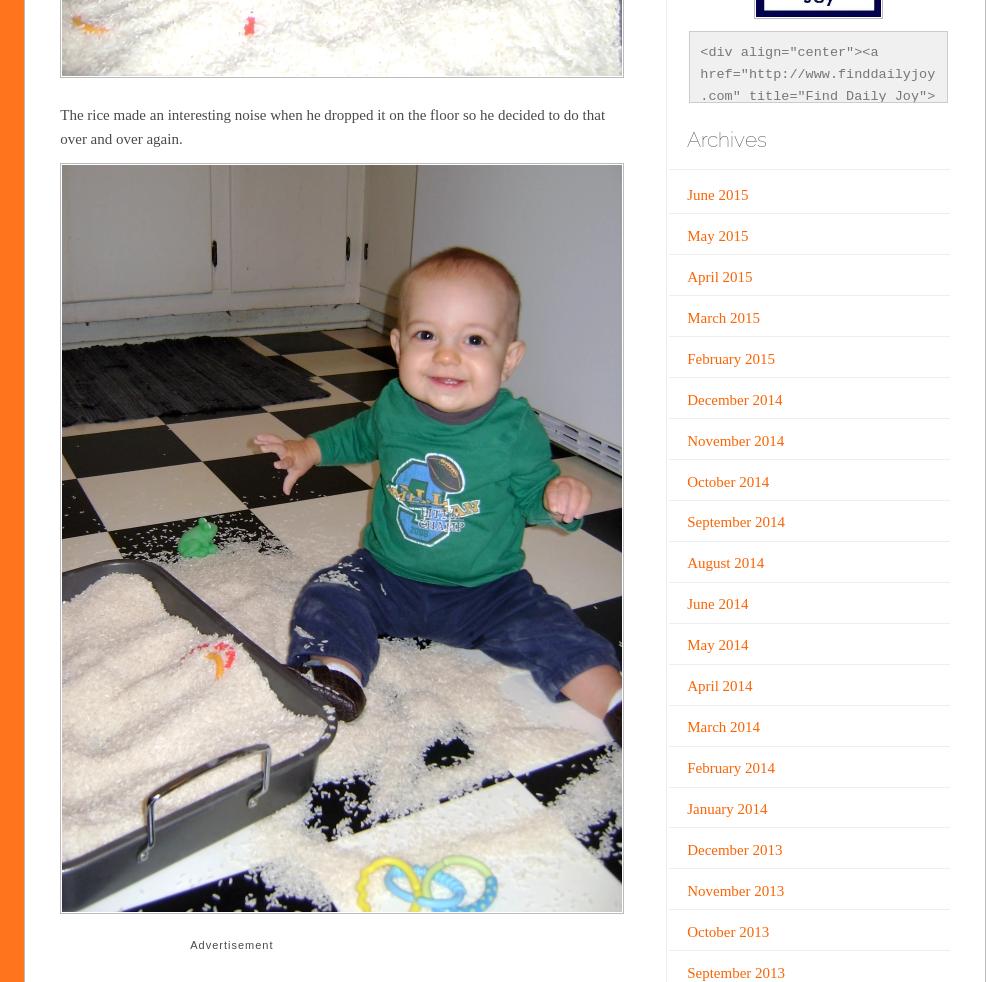 This screenshot has width=986, height=982. I want to click on 'November 2013', so click(734, 890).